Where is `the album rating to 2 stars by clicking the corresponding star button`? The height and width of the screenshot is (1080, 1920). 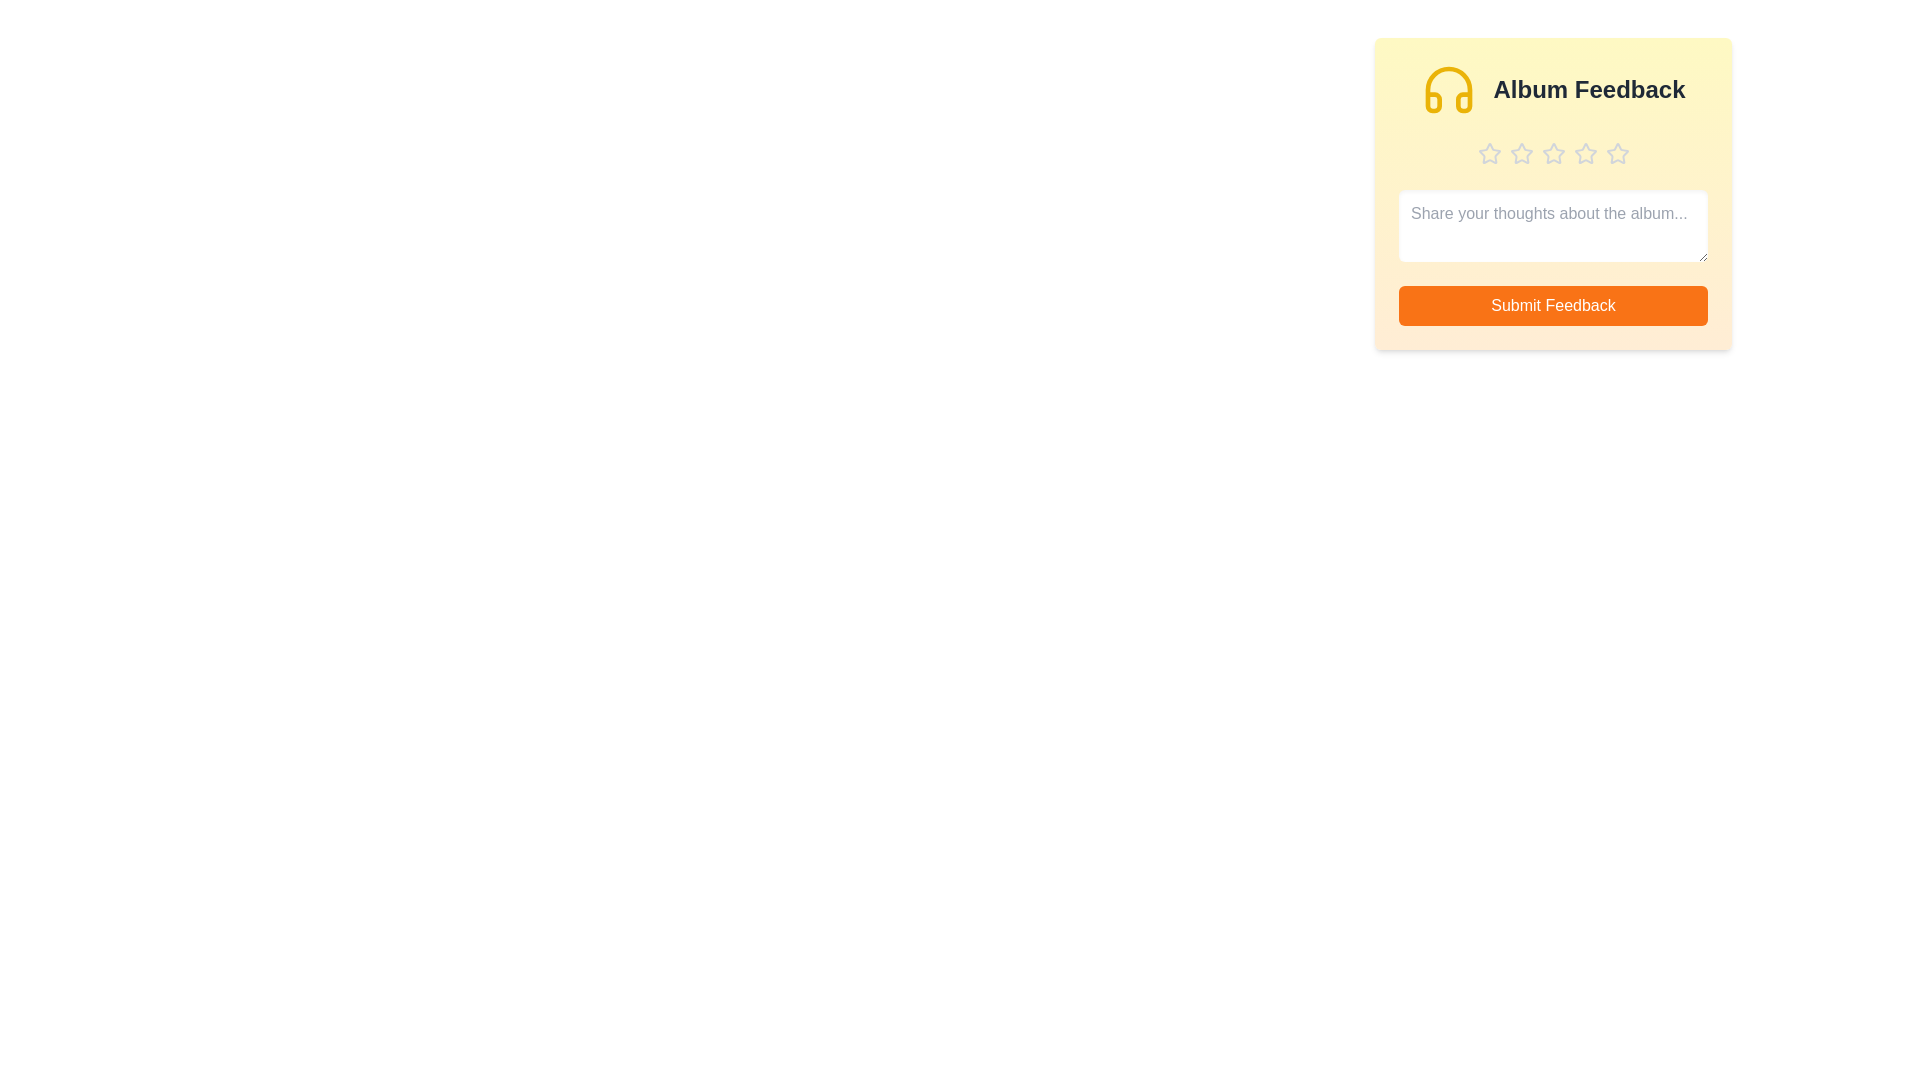
the album rating to 2 stars by clicking the corresponding star button is located at coordinates (1520, 153).